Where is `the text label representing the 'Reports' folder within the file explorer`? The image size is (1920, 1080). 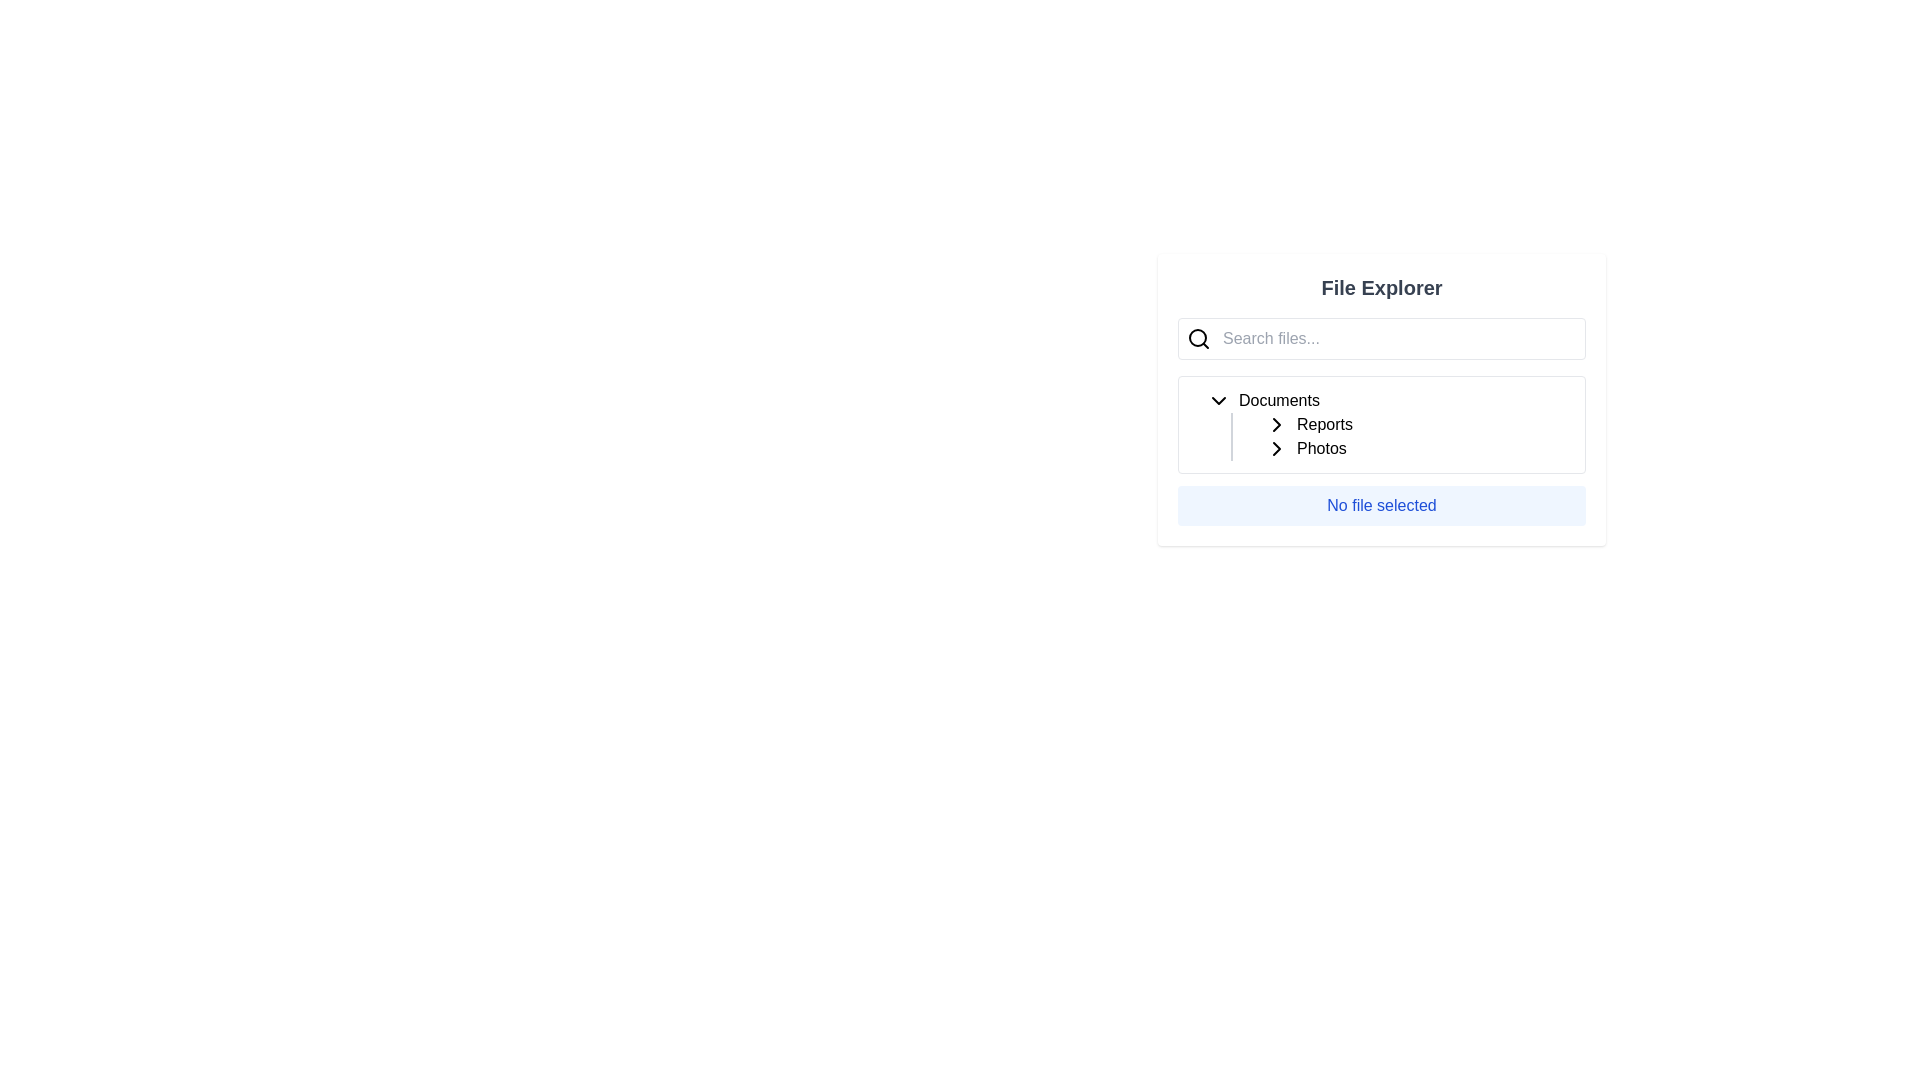
the text label representing the 'Reports' folder within the file explorer is located at coordinates (1324, 423).